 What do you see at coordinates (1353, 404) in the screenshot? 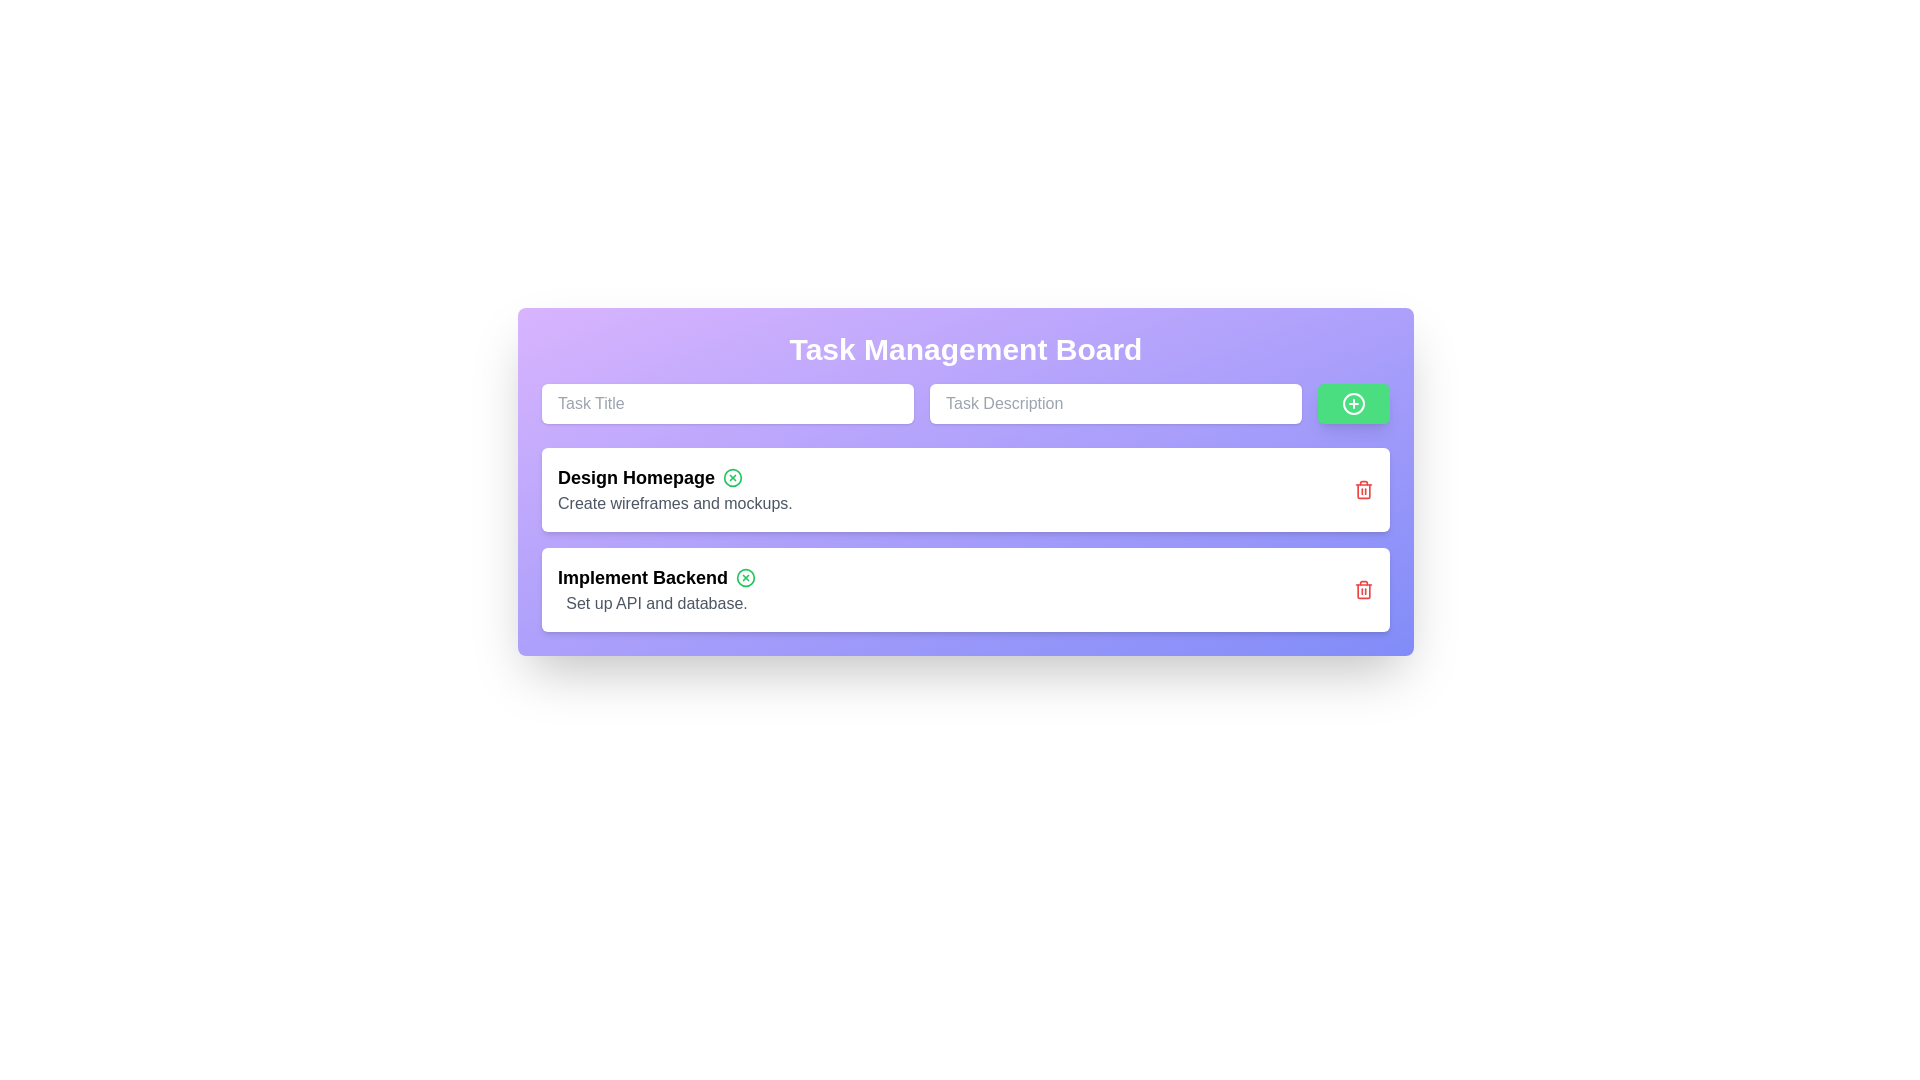
I see `the 'Add Task' button located at the top-right corner of the task input section` at bounding box center [1353, 404].